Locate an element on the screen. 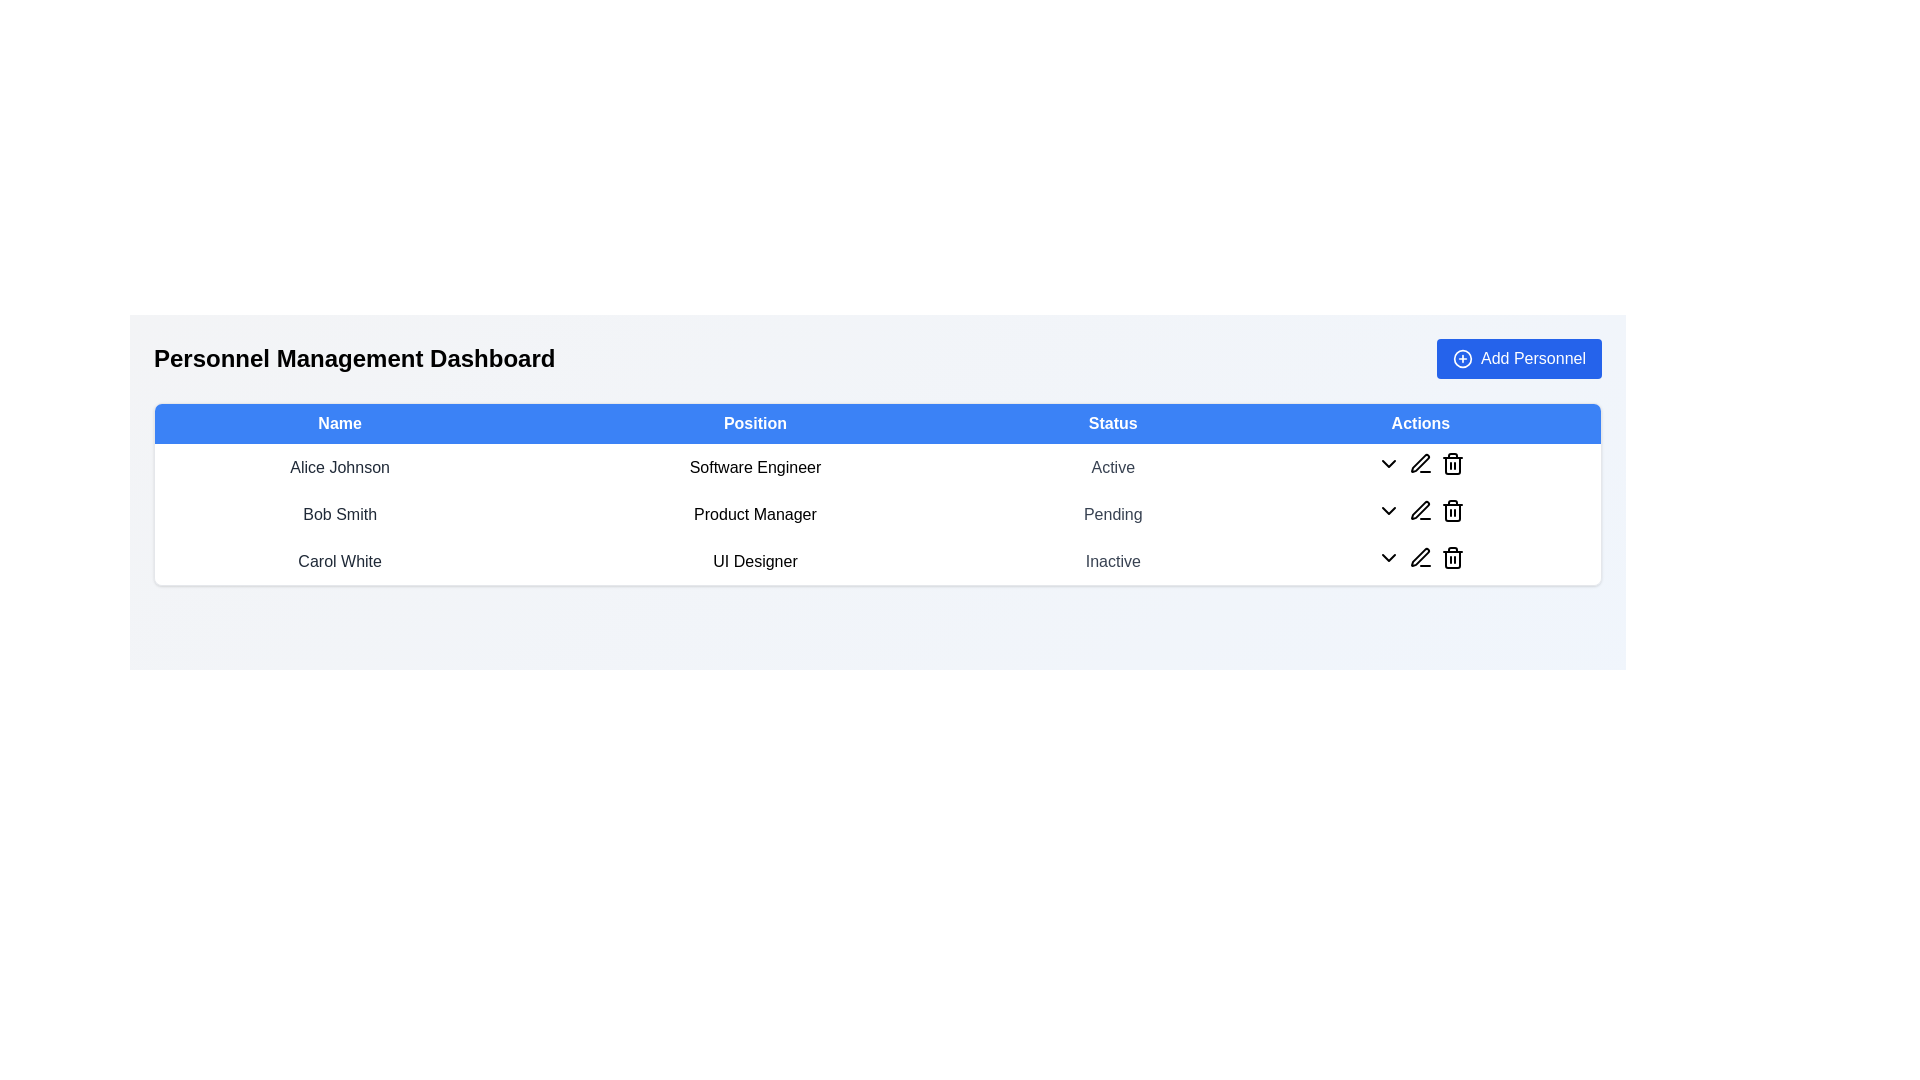 The width and height of the screenshot is (1920, 1080). the black chevron icon button in the 'Actions' column for the user 'Carol White' is located at coordinates (1386, 558).